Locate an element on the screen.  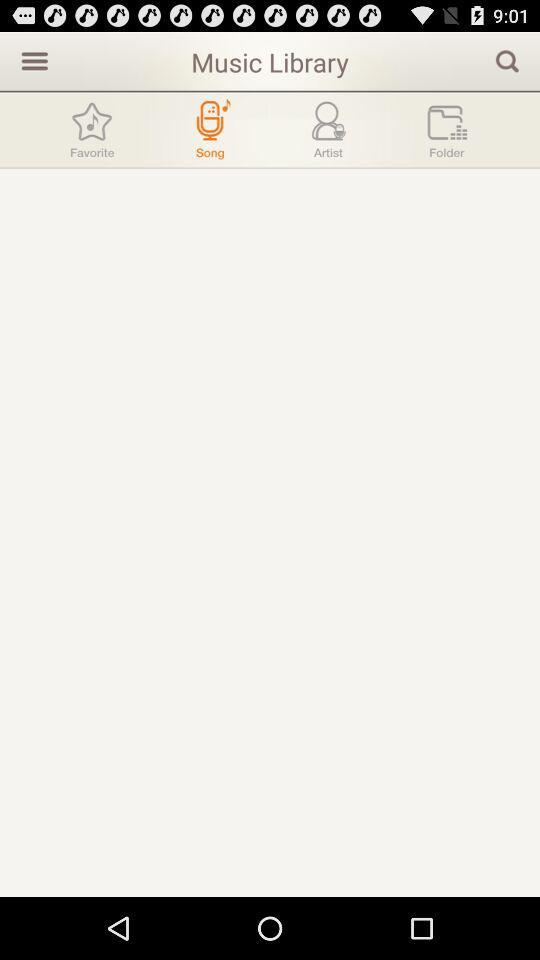
app to the right of the music library app is located at coordinates (507, 59).